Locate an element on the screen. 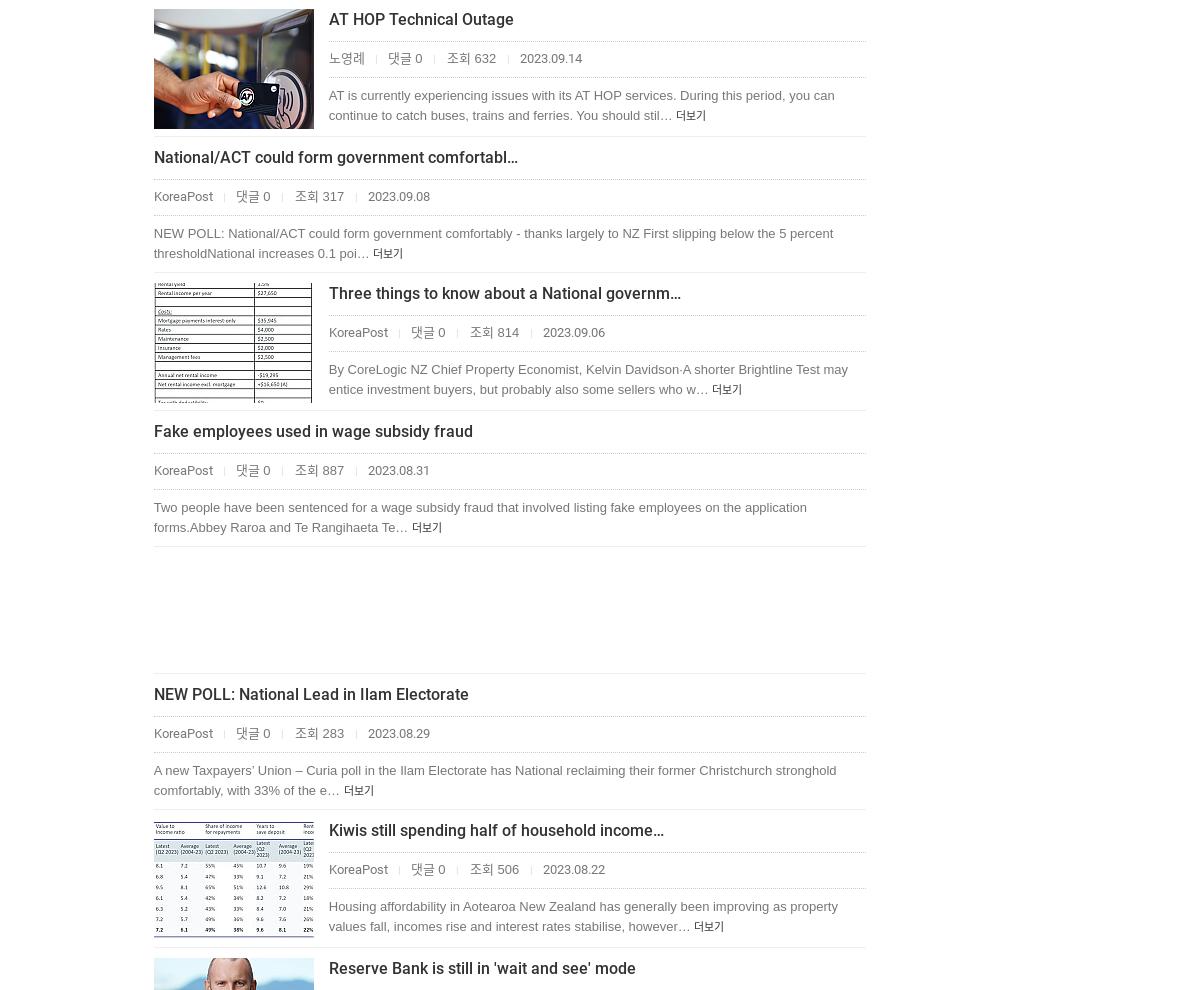  'AT is currently experiencing issues with its AT HOP services. During this period, you can continue to catch buses, trains and ferries. You should stil…' is located at coordinates (580, 104).